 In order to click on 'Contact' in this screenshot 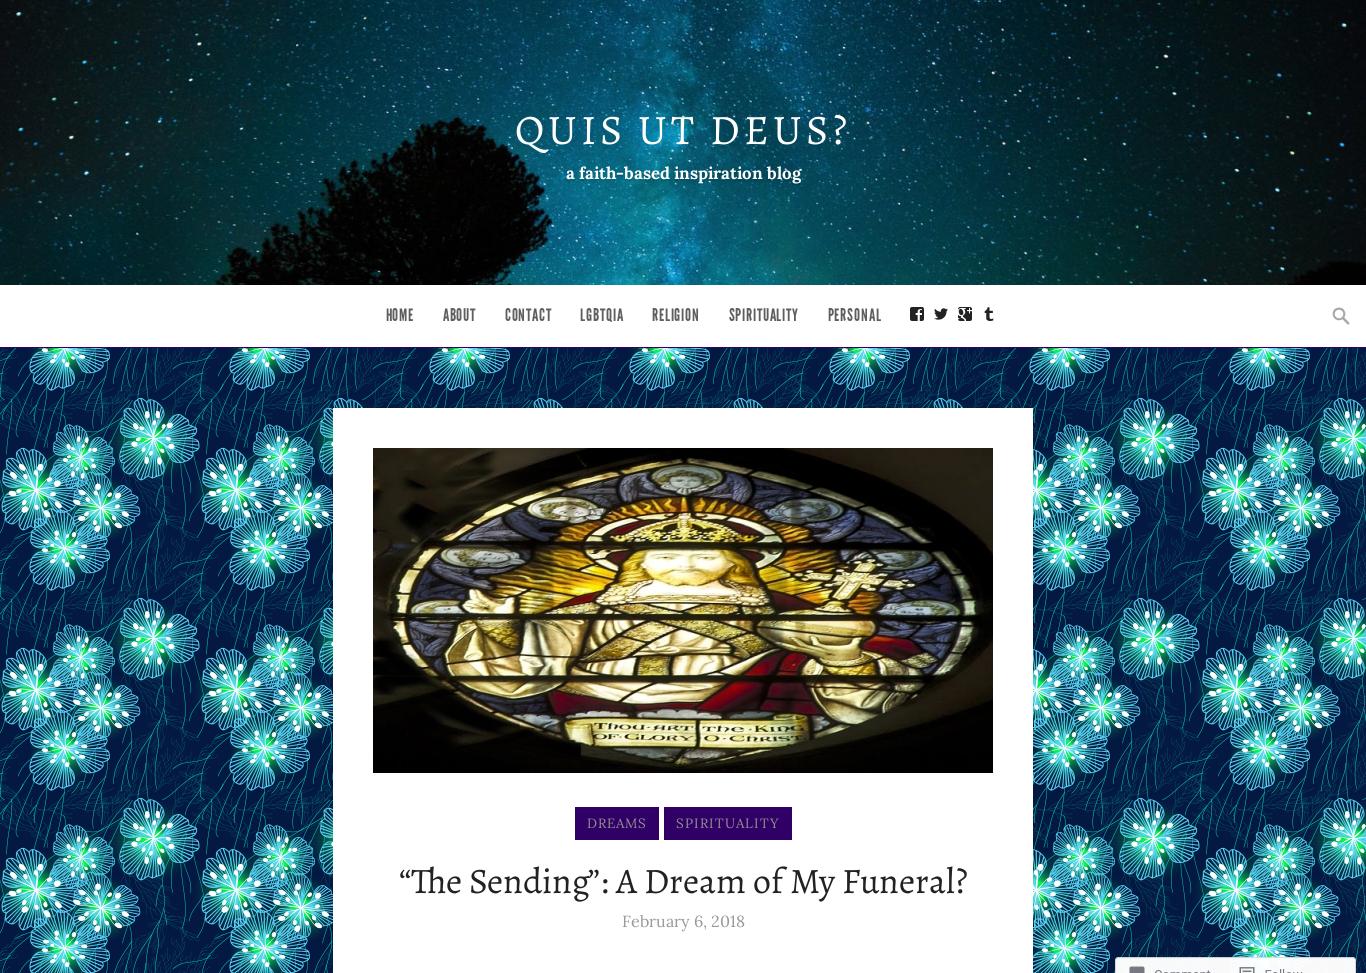, I will do `click(504, 315)`.